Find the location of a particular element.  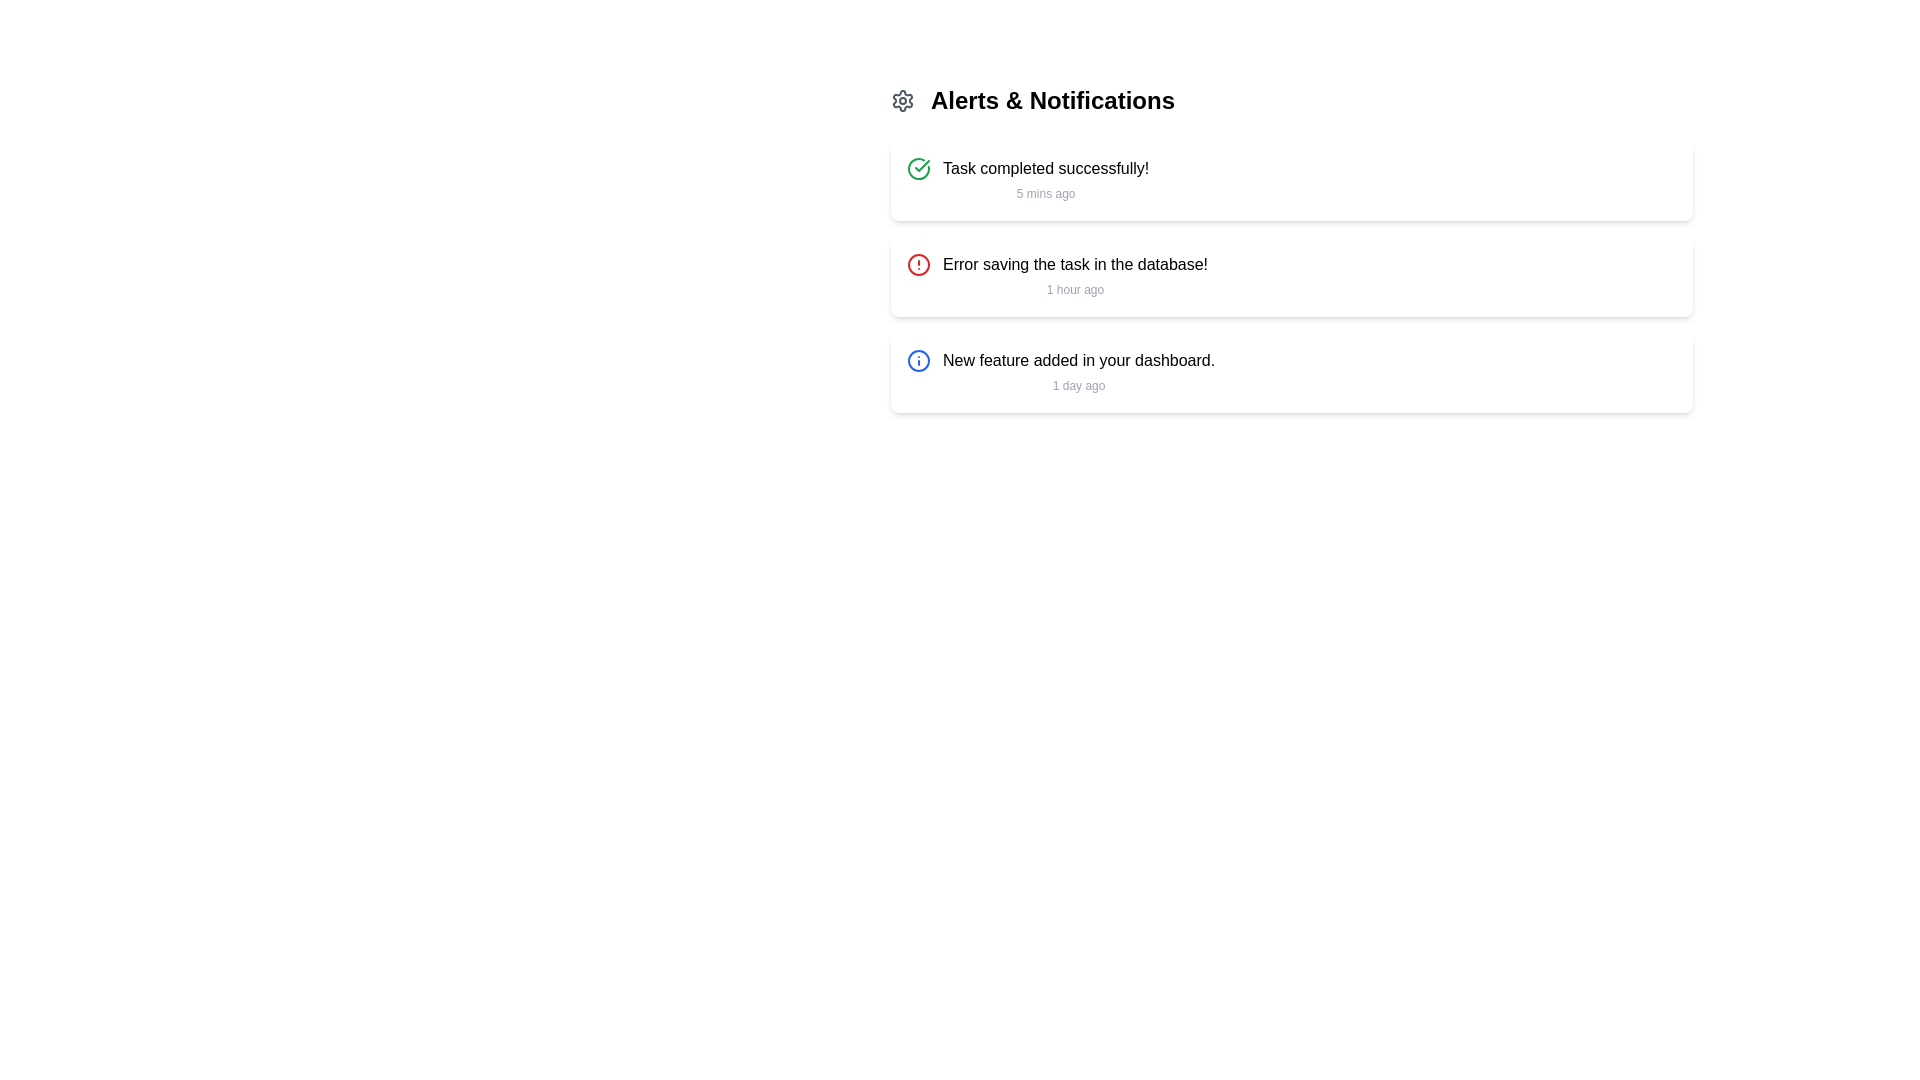

static text notification that states 'New feature added in your dashboard.' located in the bottom-most notification box under the 'Alerts & Notifications' section is located at coordinates (1078, 361).